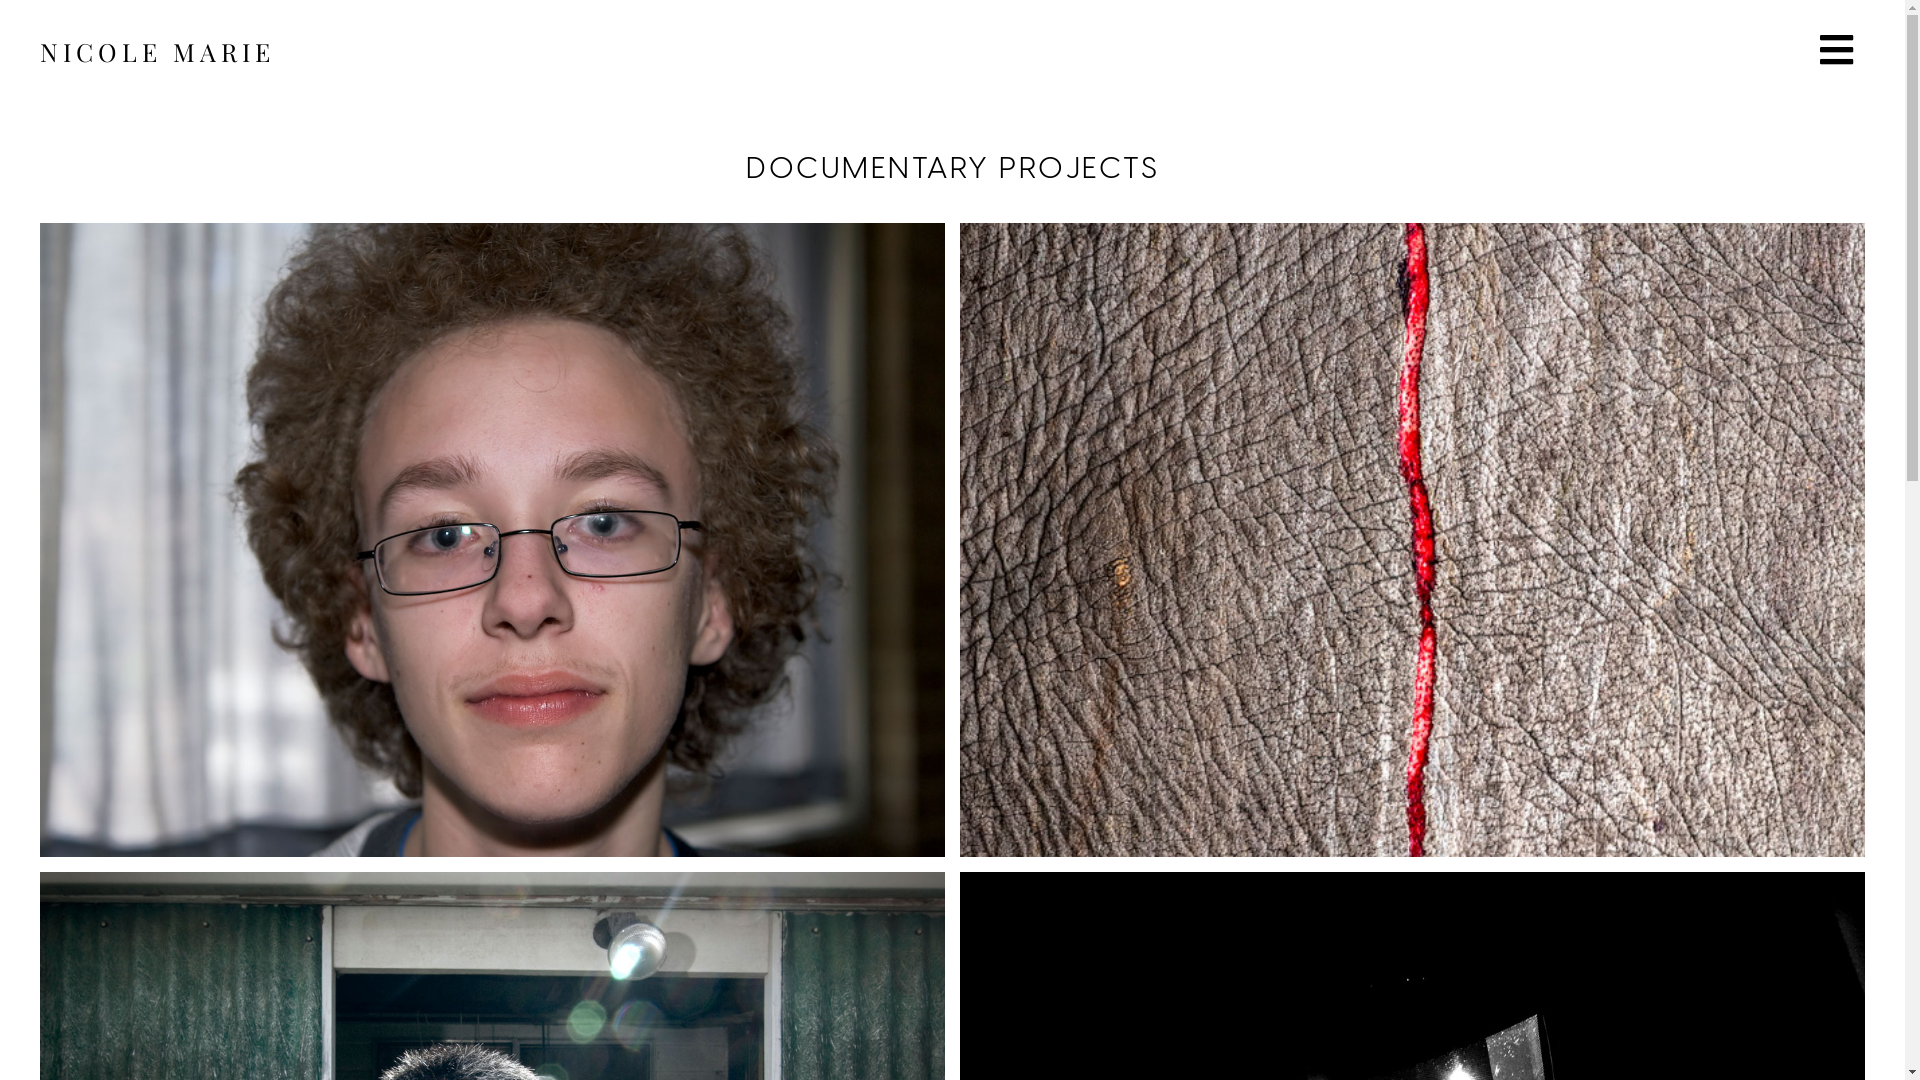  I want to click on 'NICOLE MARIE', so click(156, 50).